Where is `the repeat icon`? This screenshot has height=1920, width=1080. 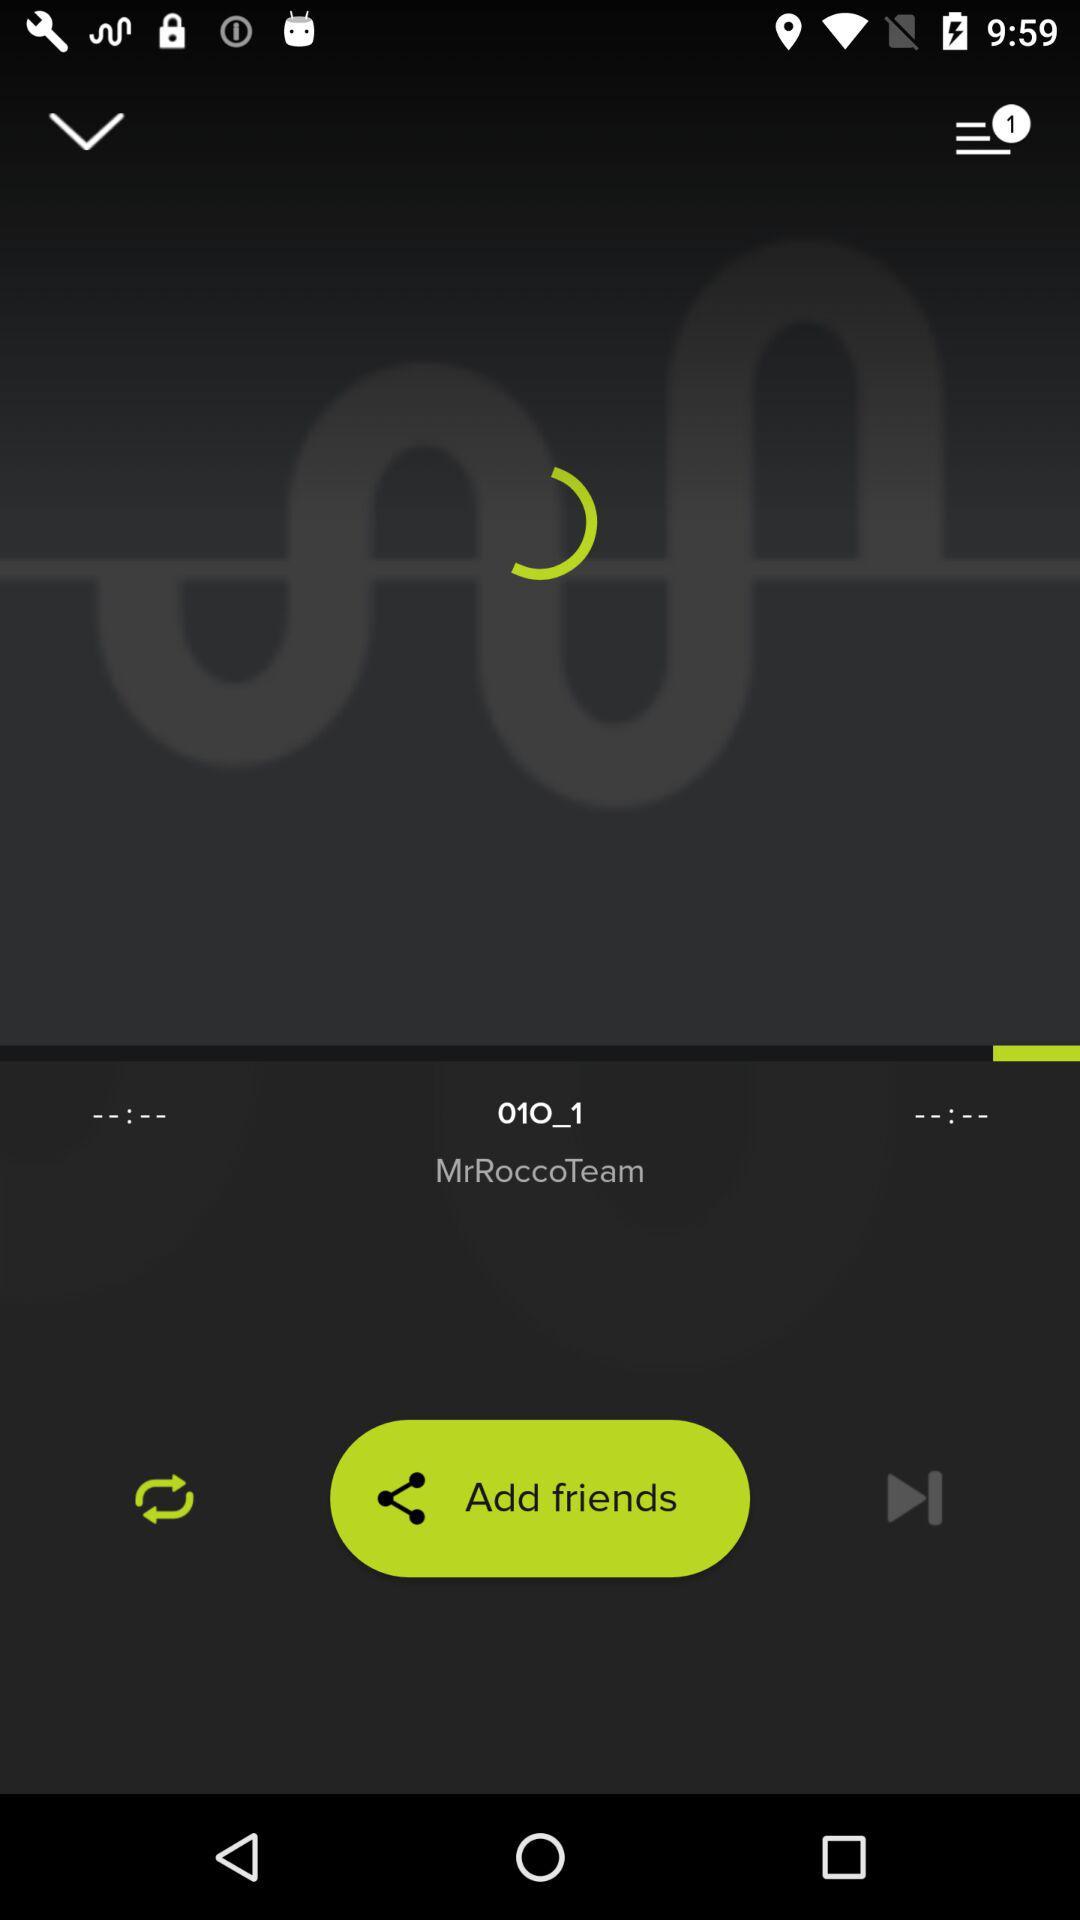 the repeat icon is located at coordinates (164, 1498).